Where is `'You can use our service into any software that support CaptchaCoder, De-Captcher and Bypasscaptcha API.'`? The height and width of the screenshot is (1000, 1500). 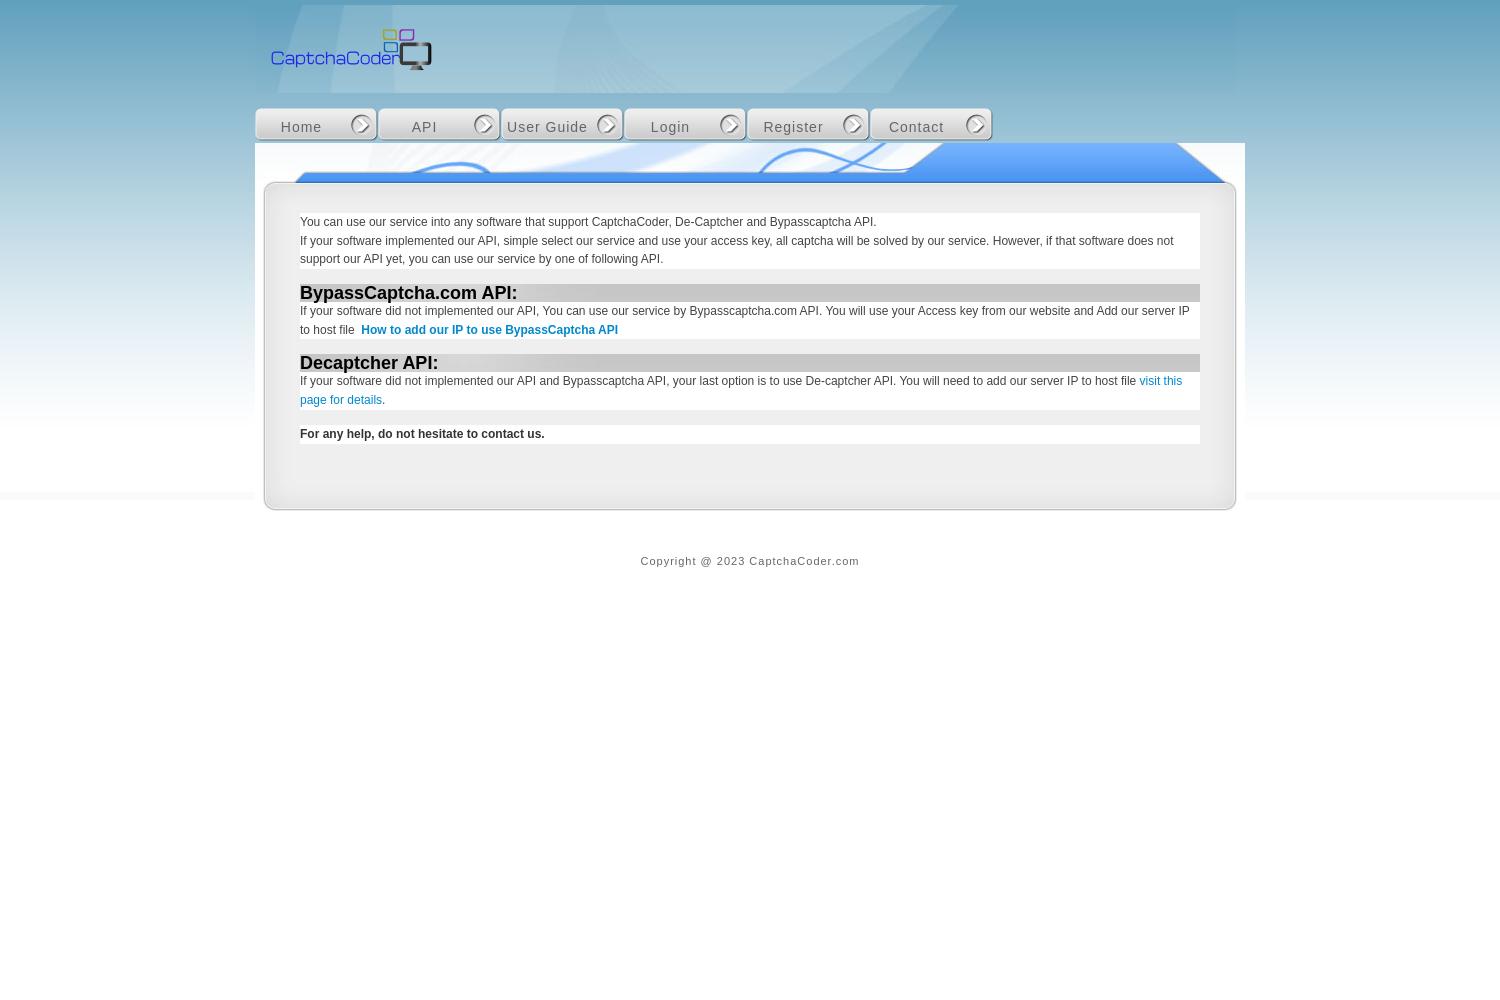
'You can use our service into any software that support CaptchaCoder, De-Captcher and Bypasscaptcha API.' is located at coordinates (587, 221).